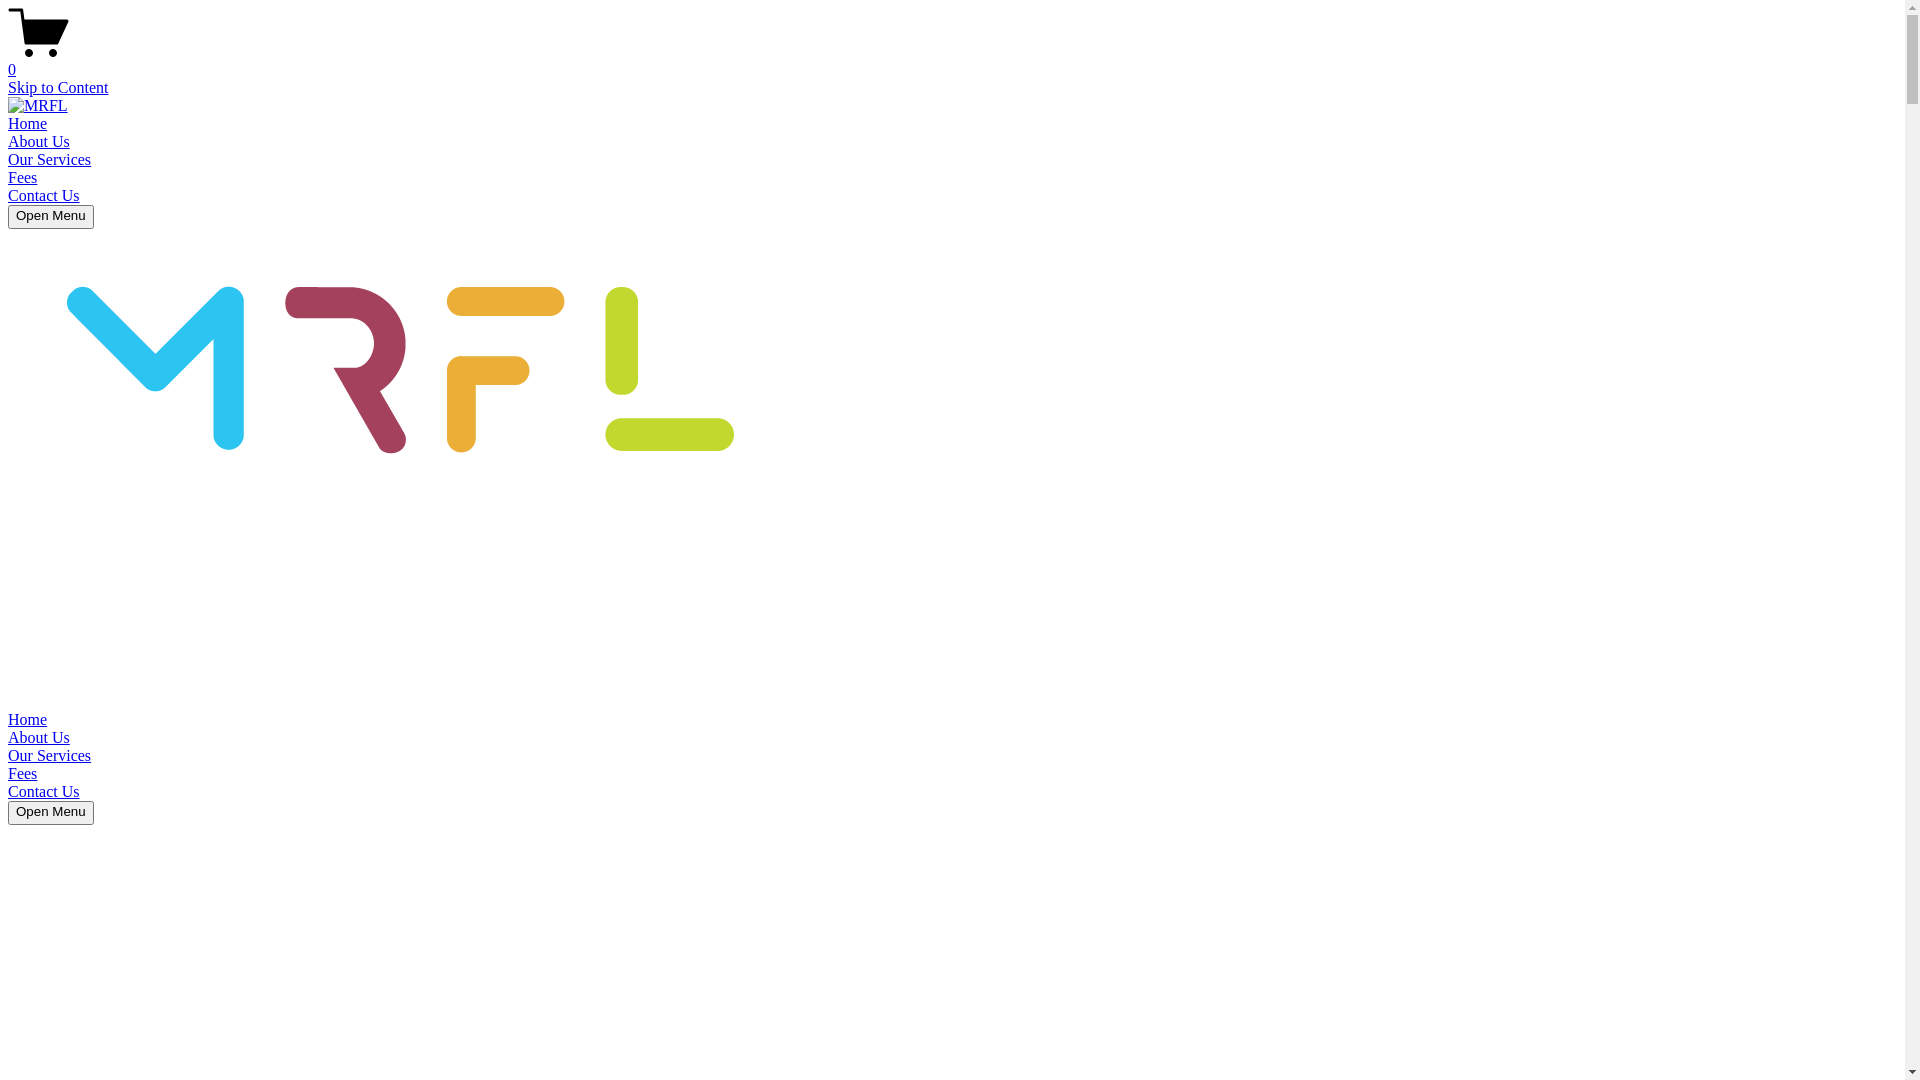  I want to click on 'Our Services', so click(49, 755).